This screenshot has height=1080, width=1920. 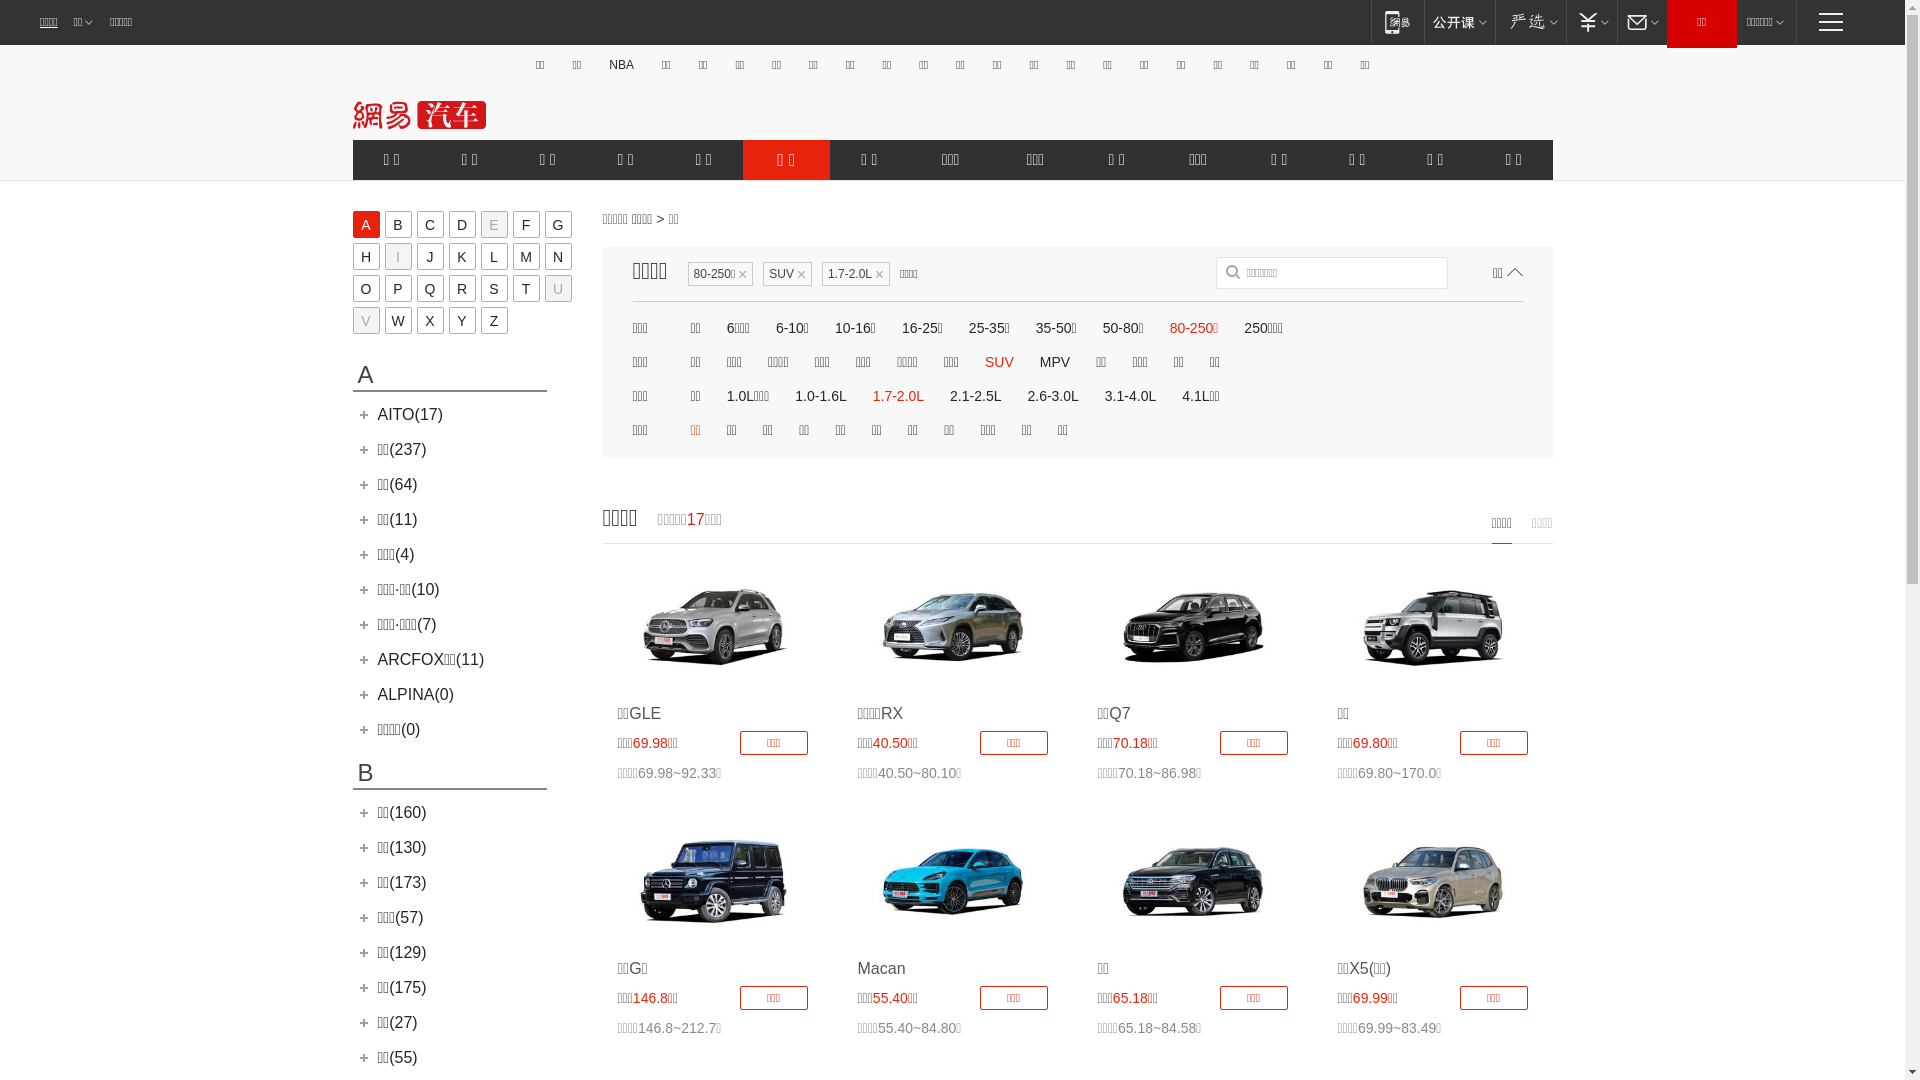 What do you see at coordinates (525, 224) in the screenshot?
I see `'F'` at bounding box center [525, 224].